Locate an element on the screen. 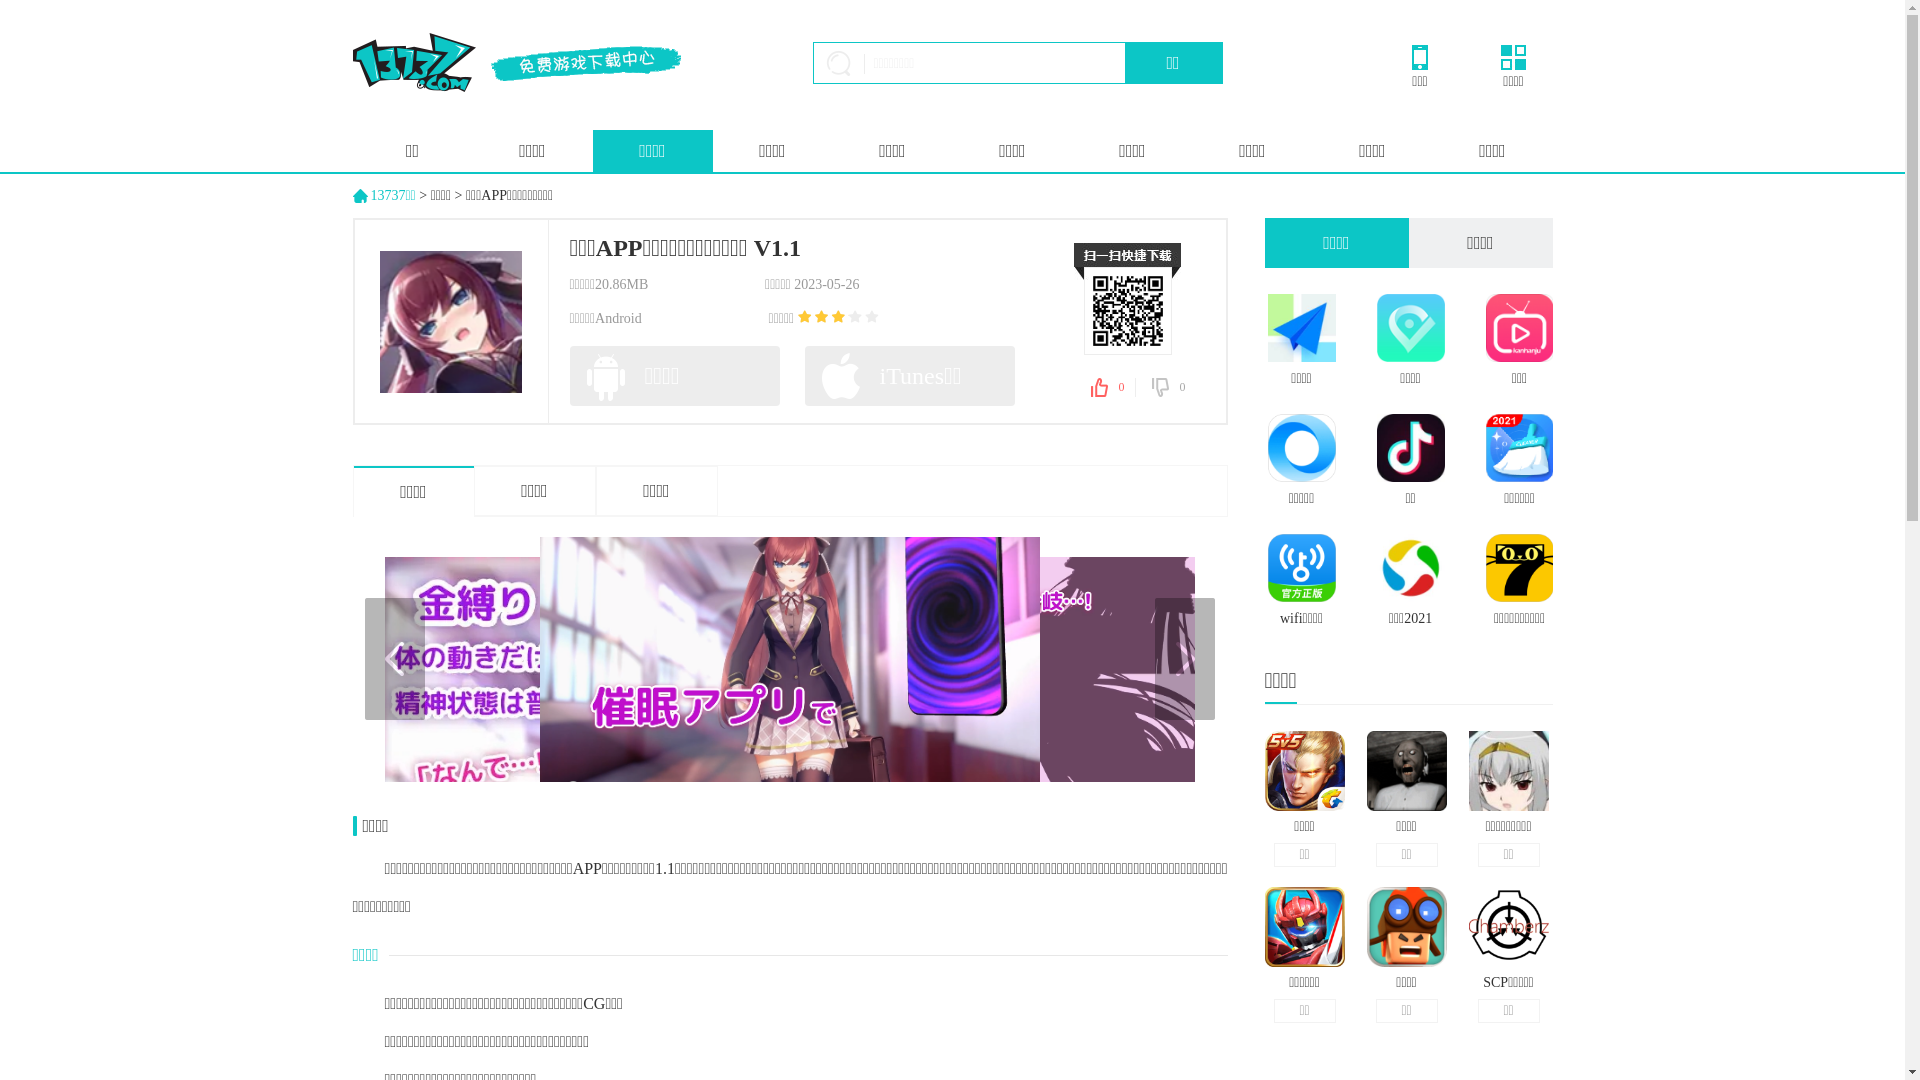 This screenshot has height=1080, width=1920. '0' is located at coordinates (1169, 387).